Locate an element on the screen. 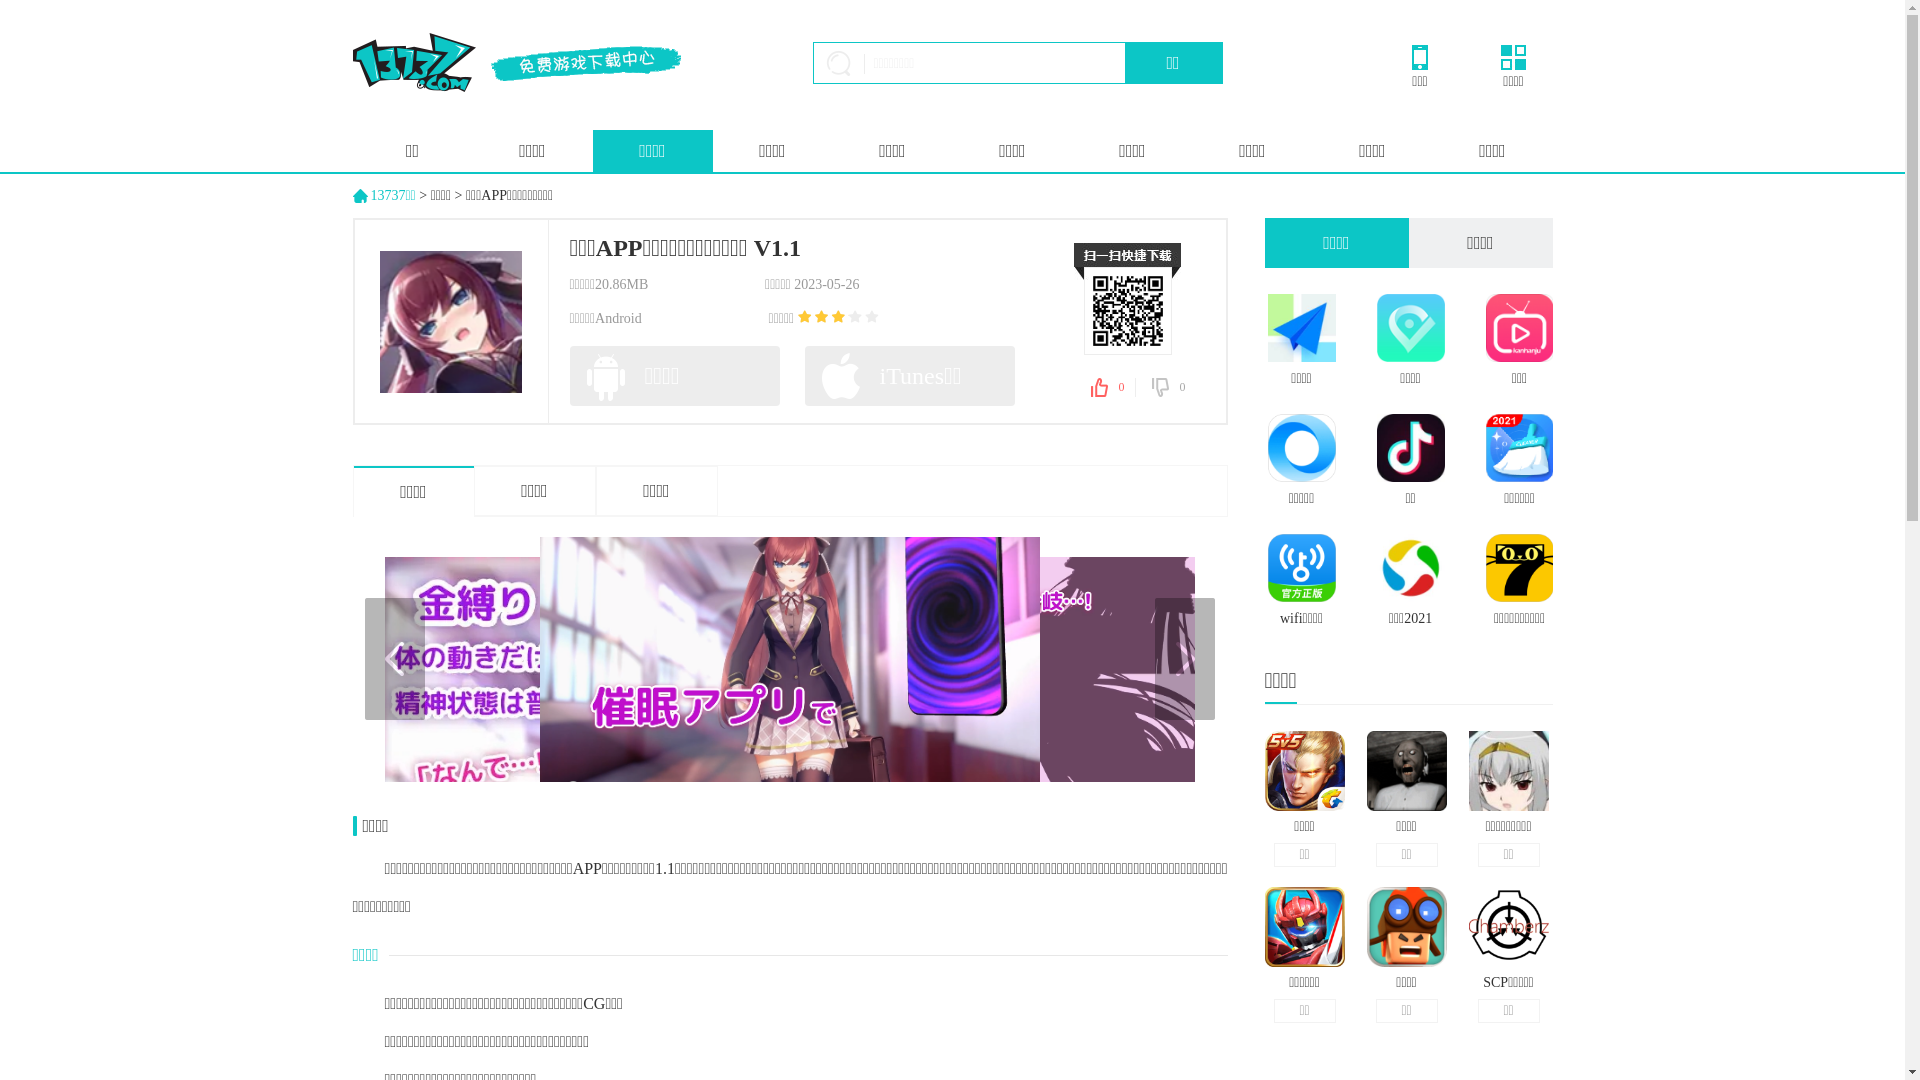 This screenshot has height=1080, width=1920. '0' is located at coordinates (1169, 387).